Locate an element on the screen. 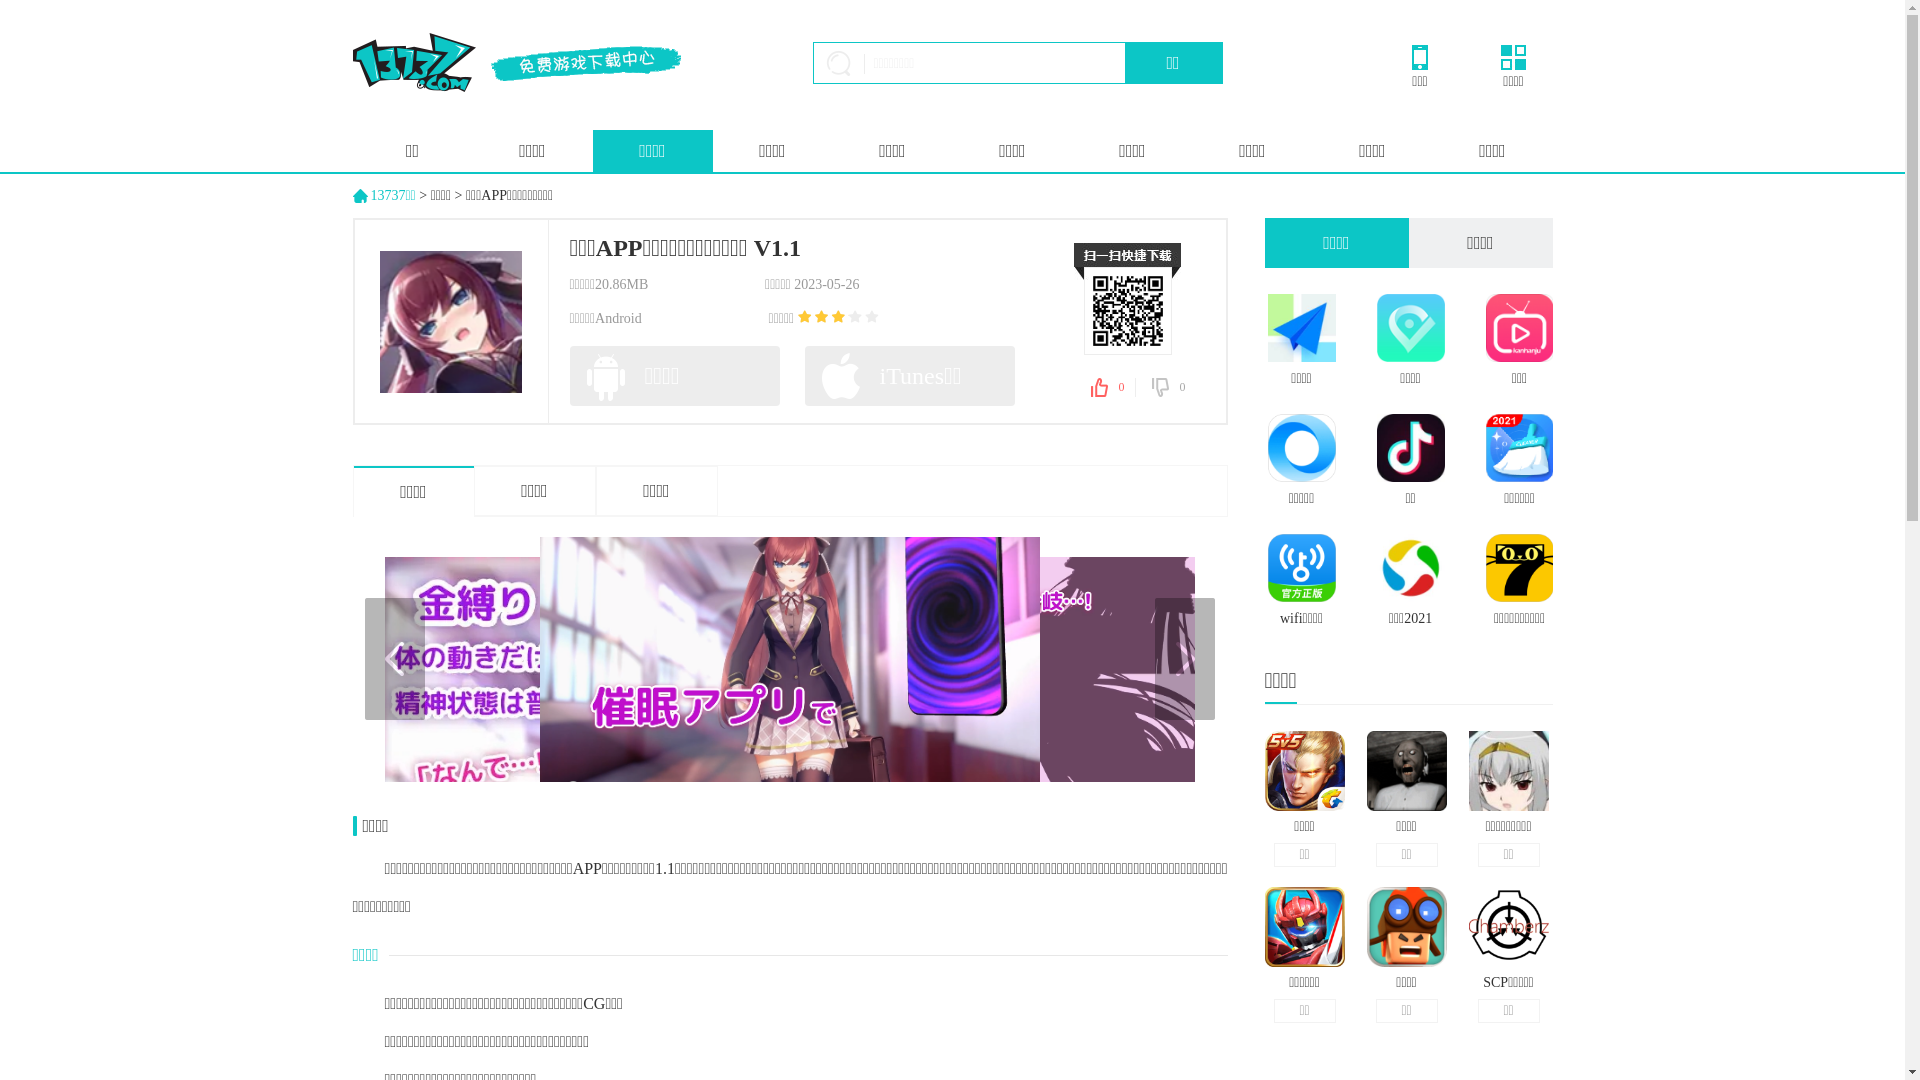 This screenshot has height=1080, width=1920. '0' is located at coordinates (1169, 387).